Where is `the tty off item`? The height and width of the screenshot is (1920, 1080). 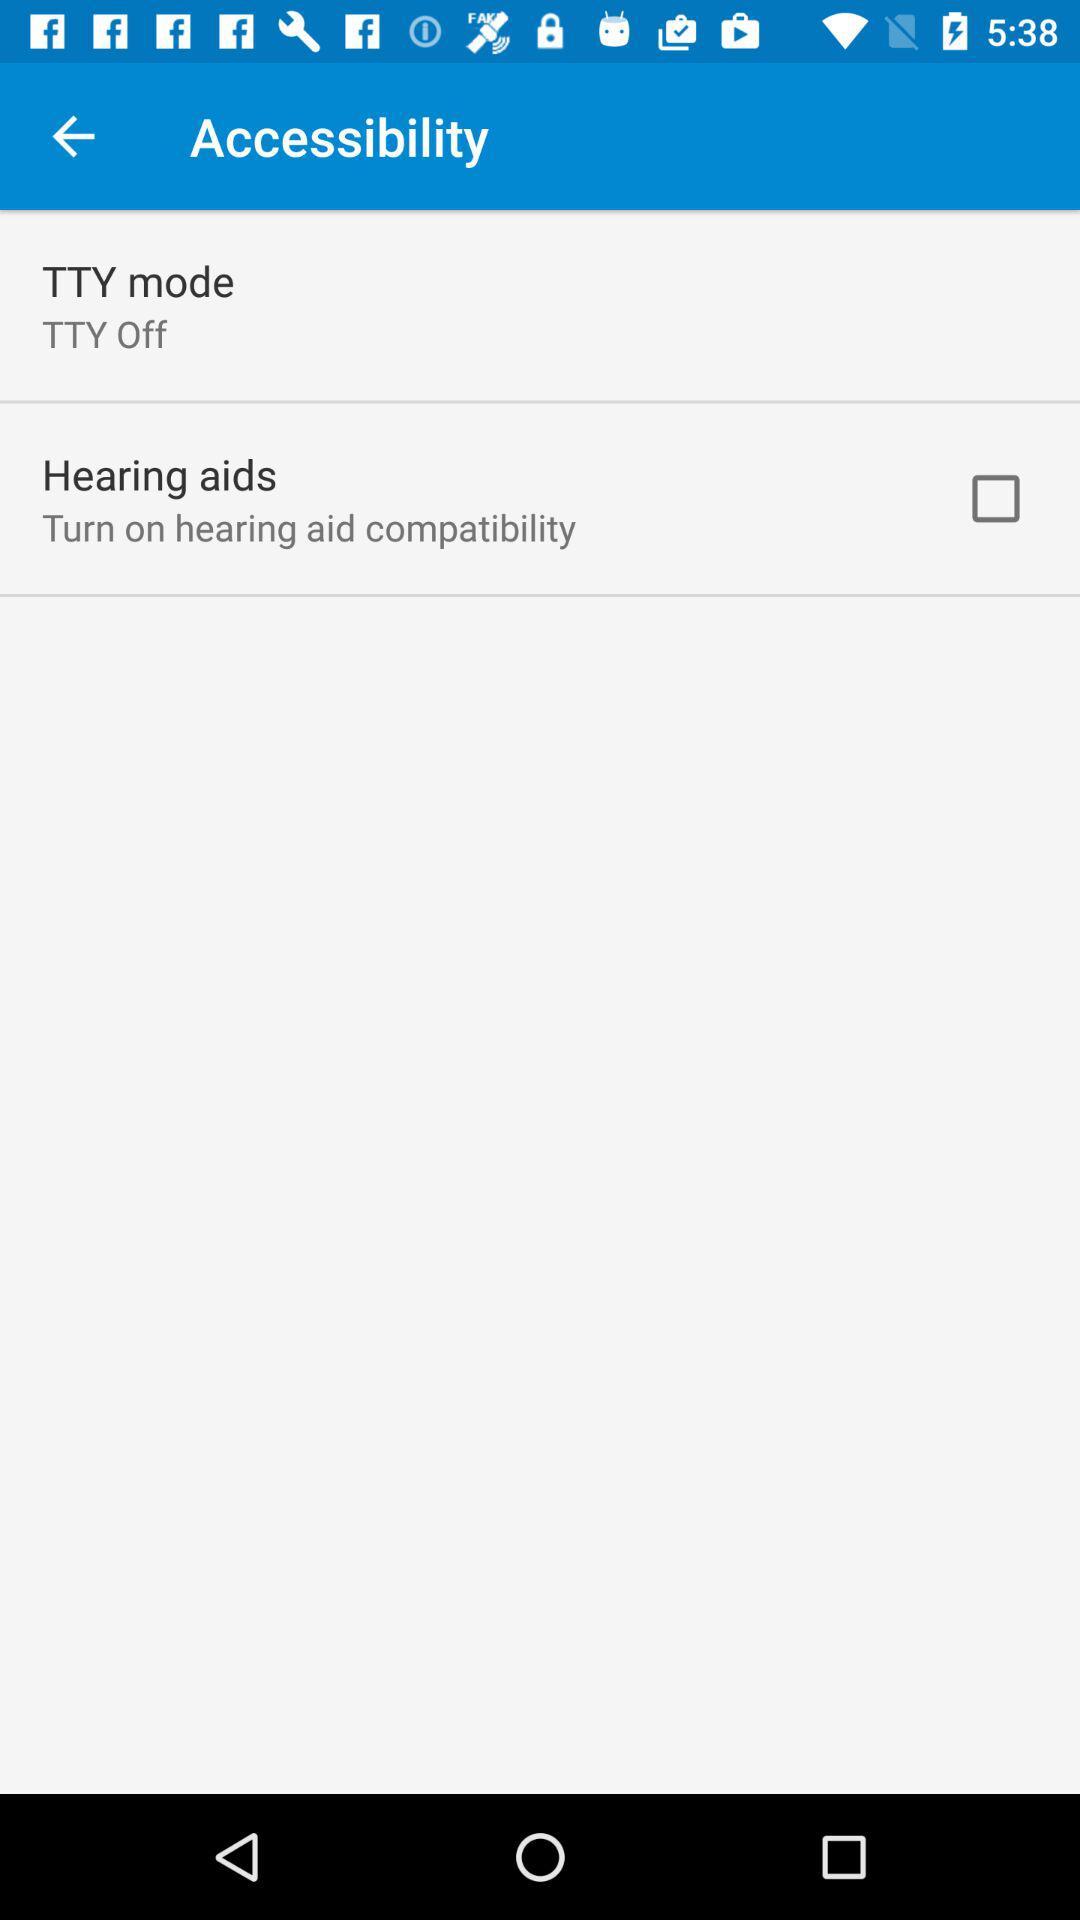
the tty off item is located at coordinates (104, 333).